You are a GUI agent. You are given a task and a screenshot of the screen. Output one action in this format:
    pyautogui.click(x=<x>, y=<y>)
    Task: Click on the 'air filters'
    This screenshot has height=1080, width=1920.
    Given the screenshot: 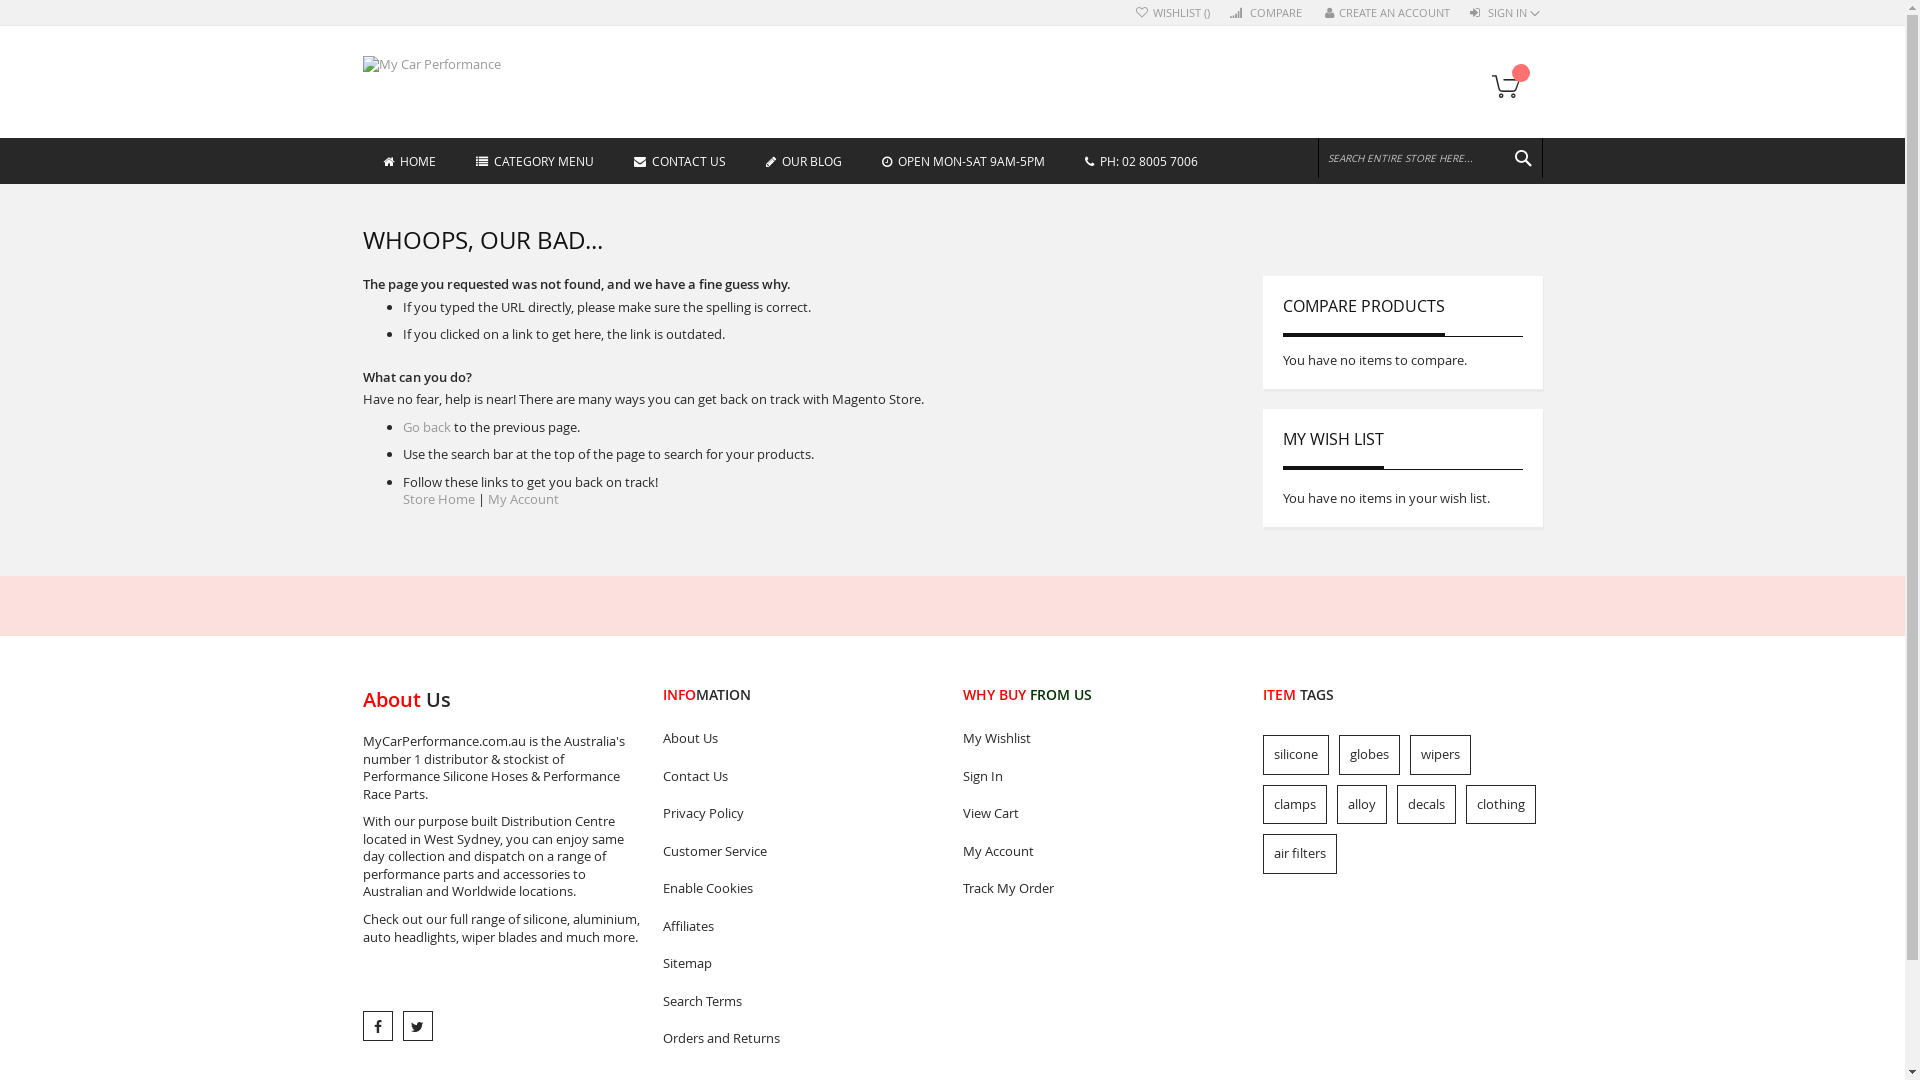 What is the action you would take?
    pyautogui.click(x=1299, y=853)
    